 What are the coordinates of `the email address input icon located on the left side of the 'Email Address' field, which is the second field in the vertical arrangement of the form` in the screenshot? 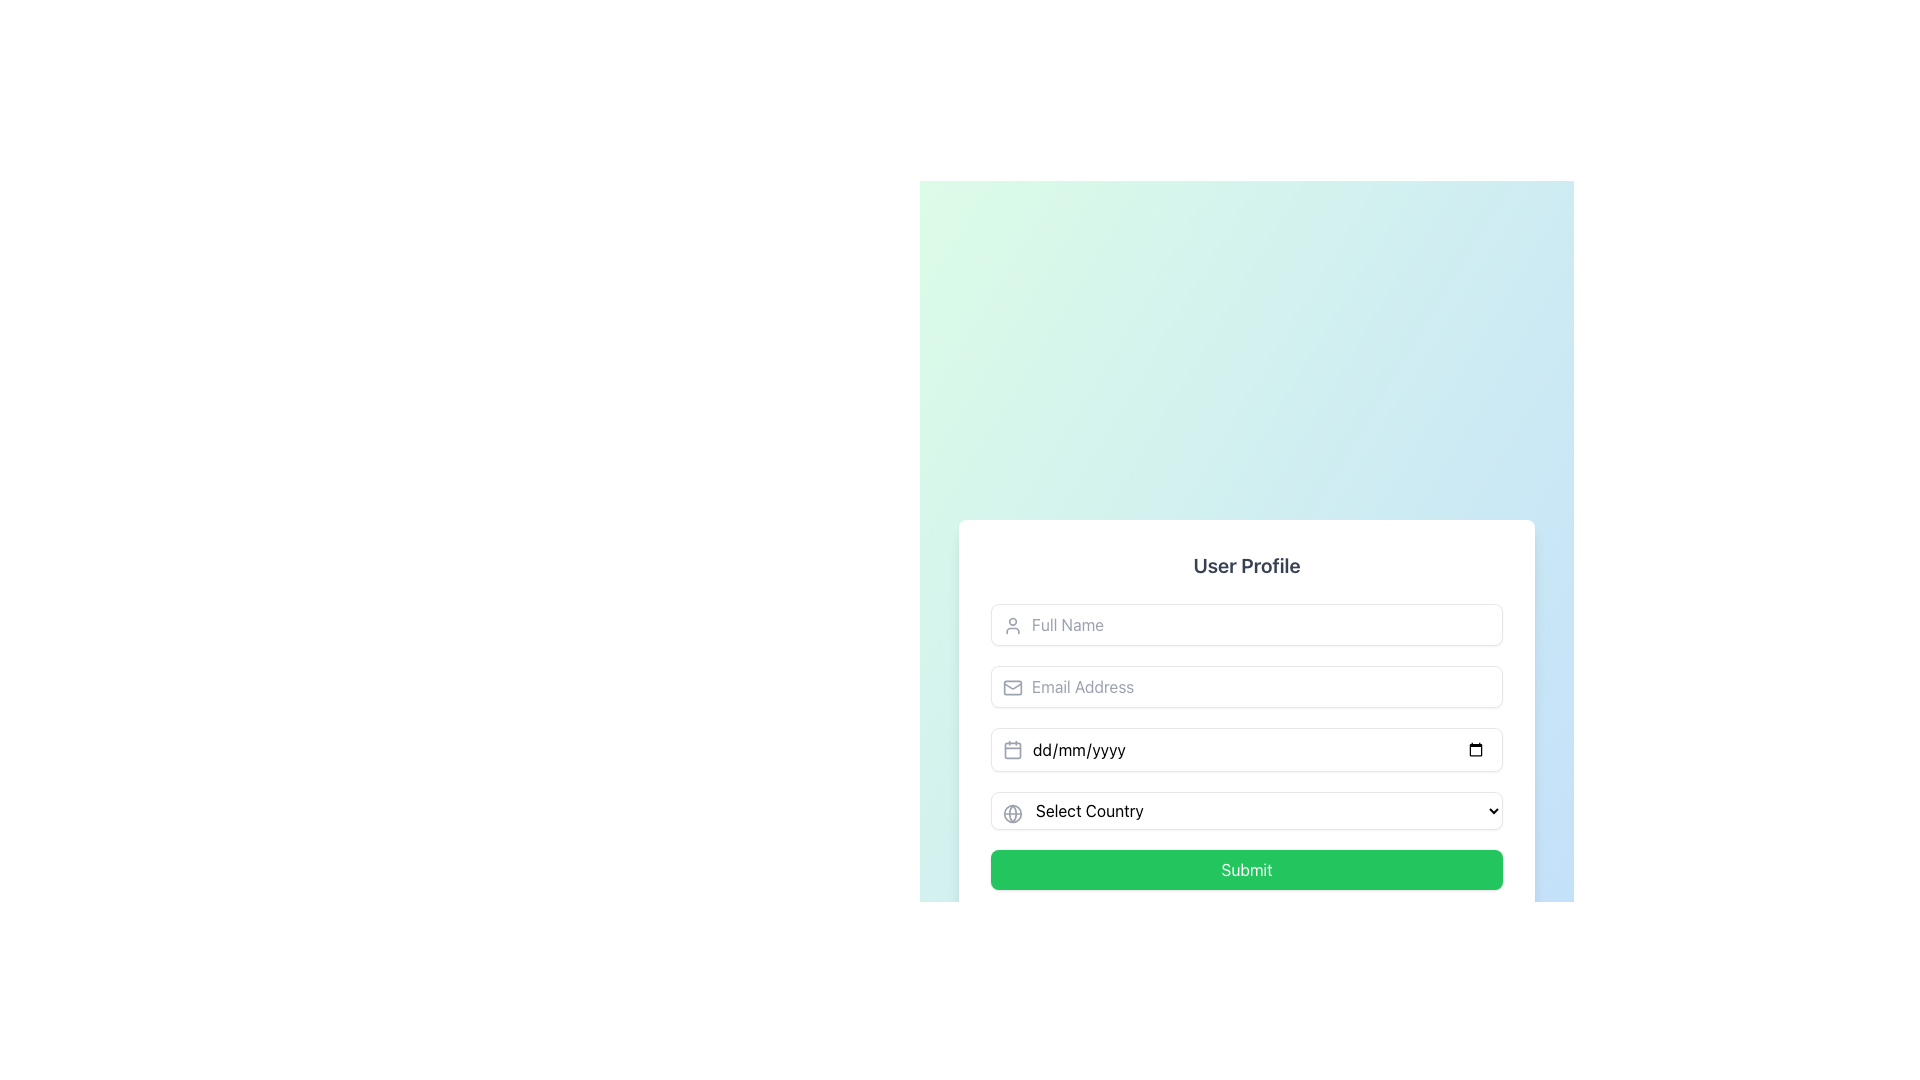 It's located at (1012, 686).